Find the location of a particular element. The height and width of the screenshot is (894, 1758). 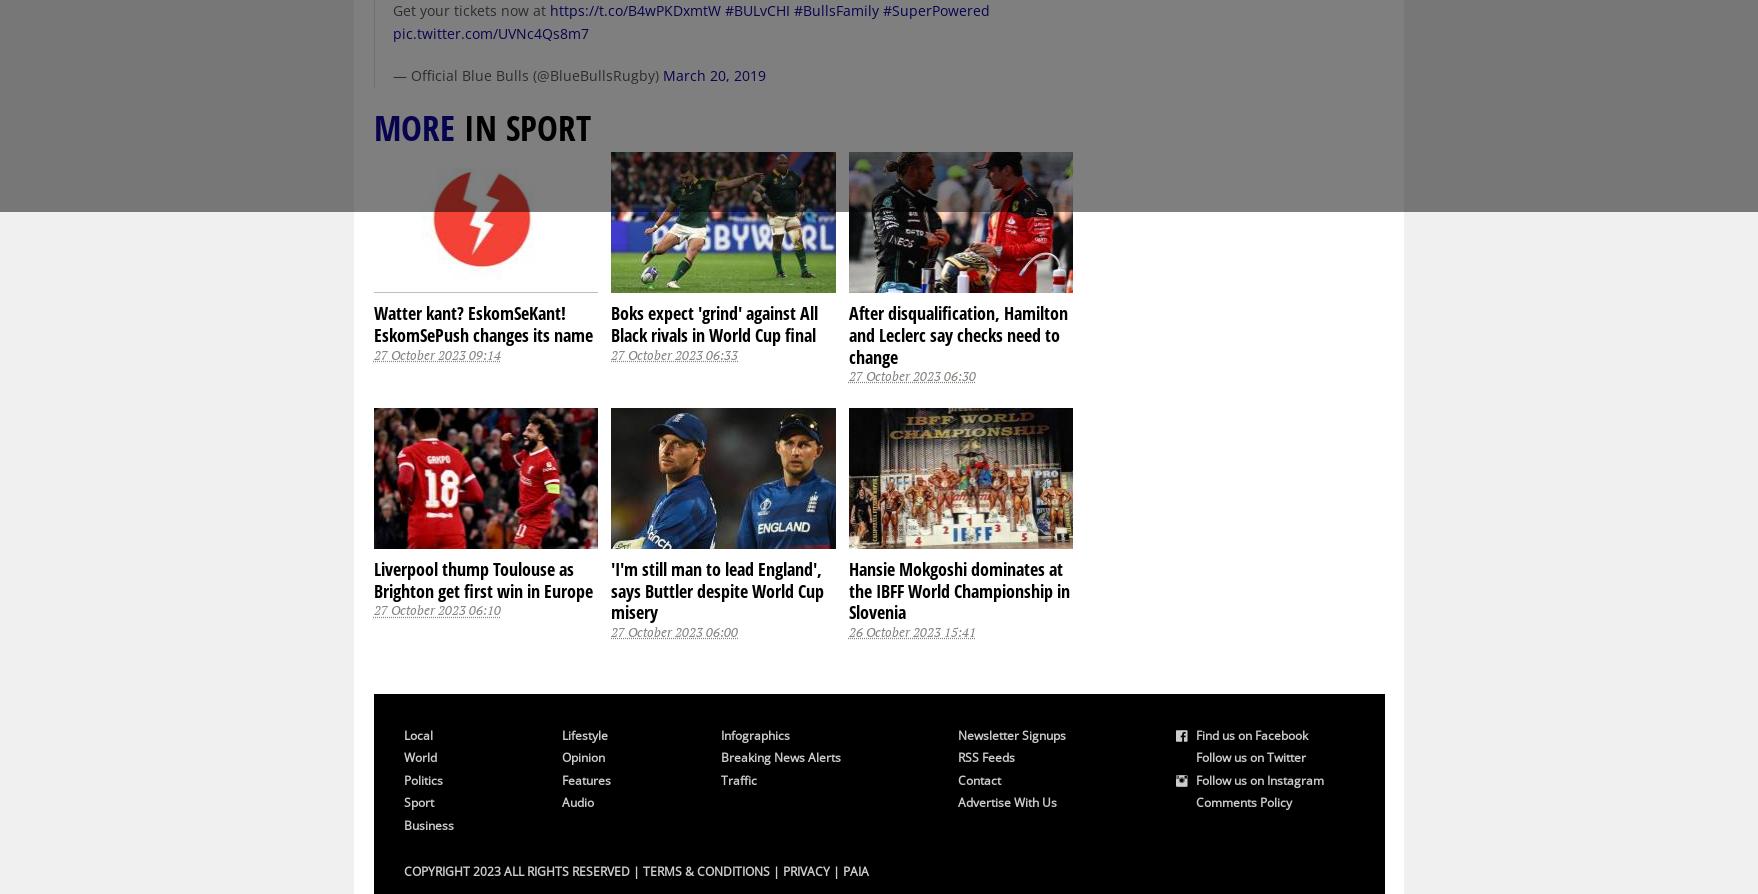

'Newsletter Signups' is located at coordinates (957, 733).